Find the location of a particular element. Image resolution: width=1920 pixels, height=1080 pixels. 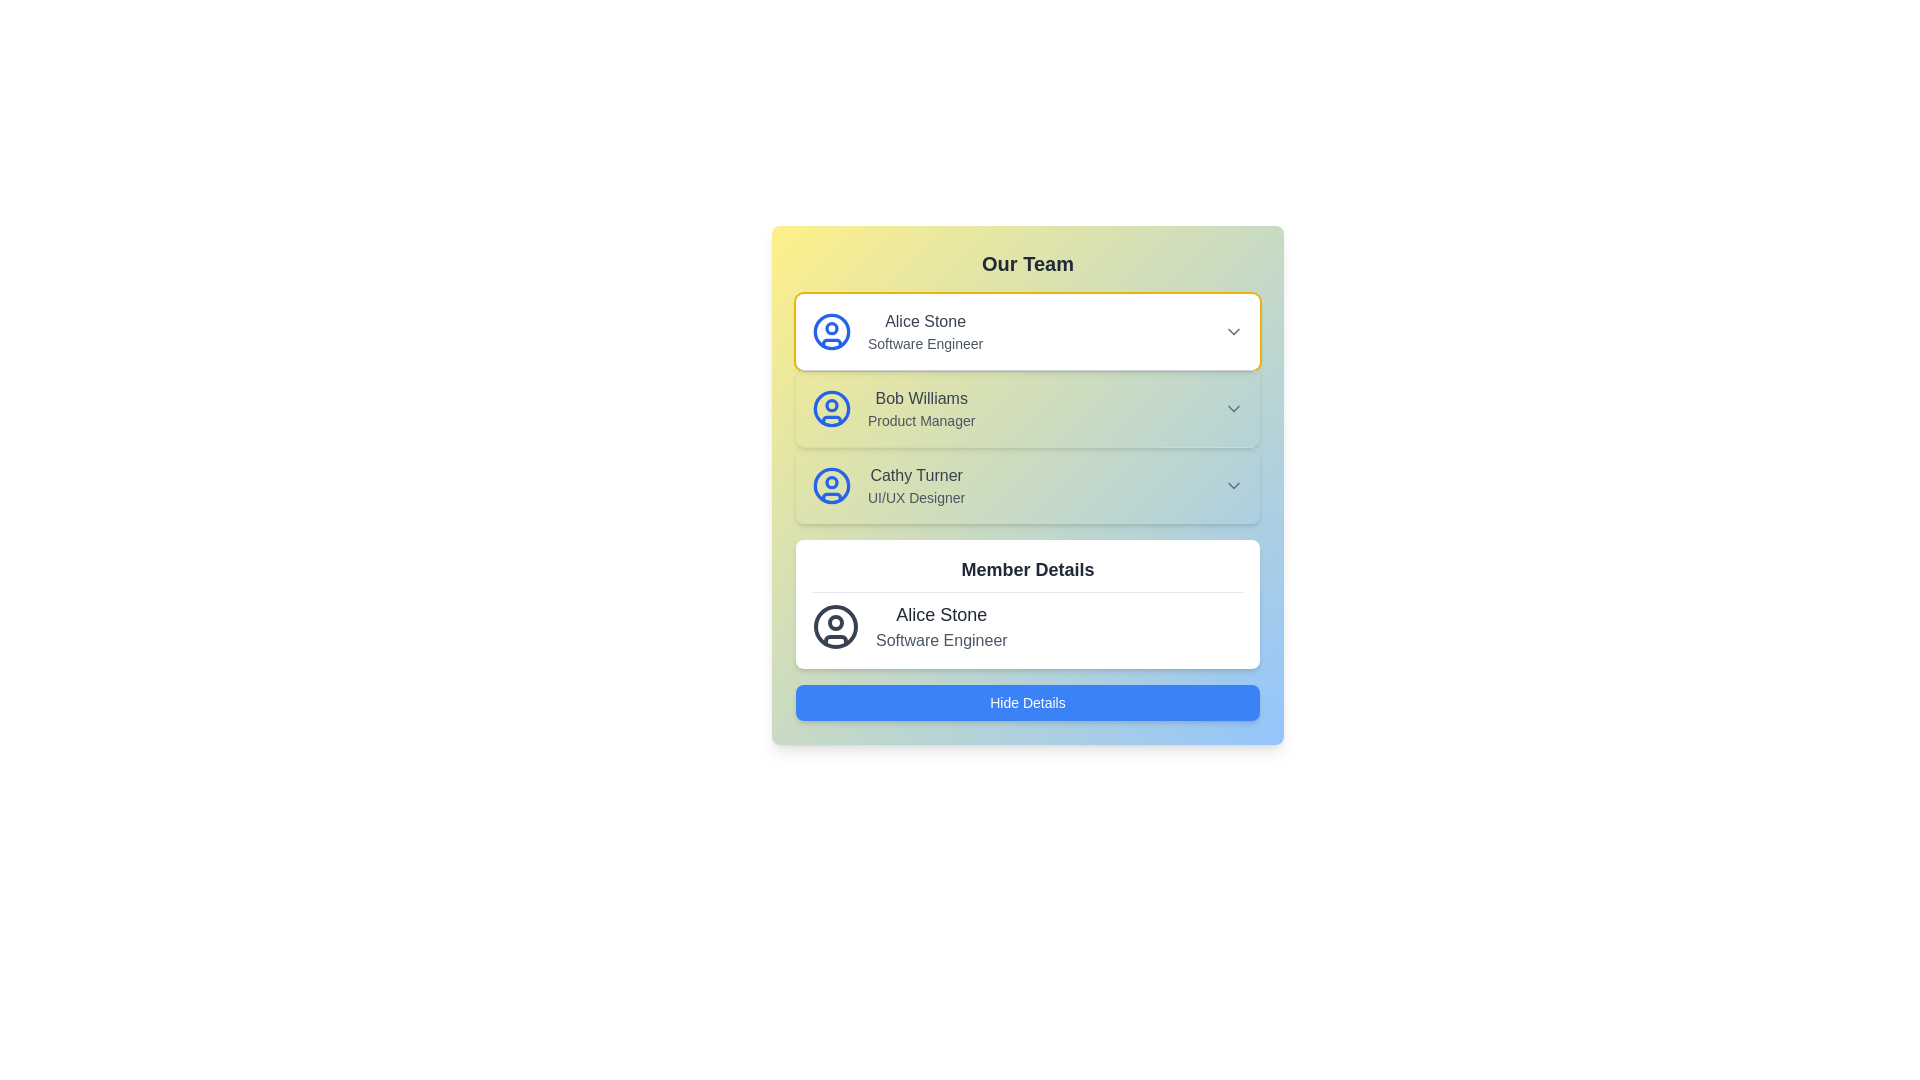

the text label displaying the job title 'Product Manager' for Bob Williams to possibly trigger a tooltip is located at coordinates (920, 419).